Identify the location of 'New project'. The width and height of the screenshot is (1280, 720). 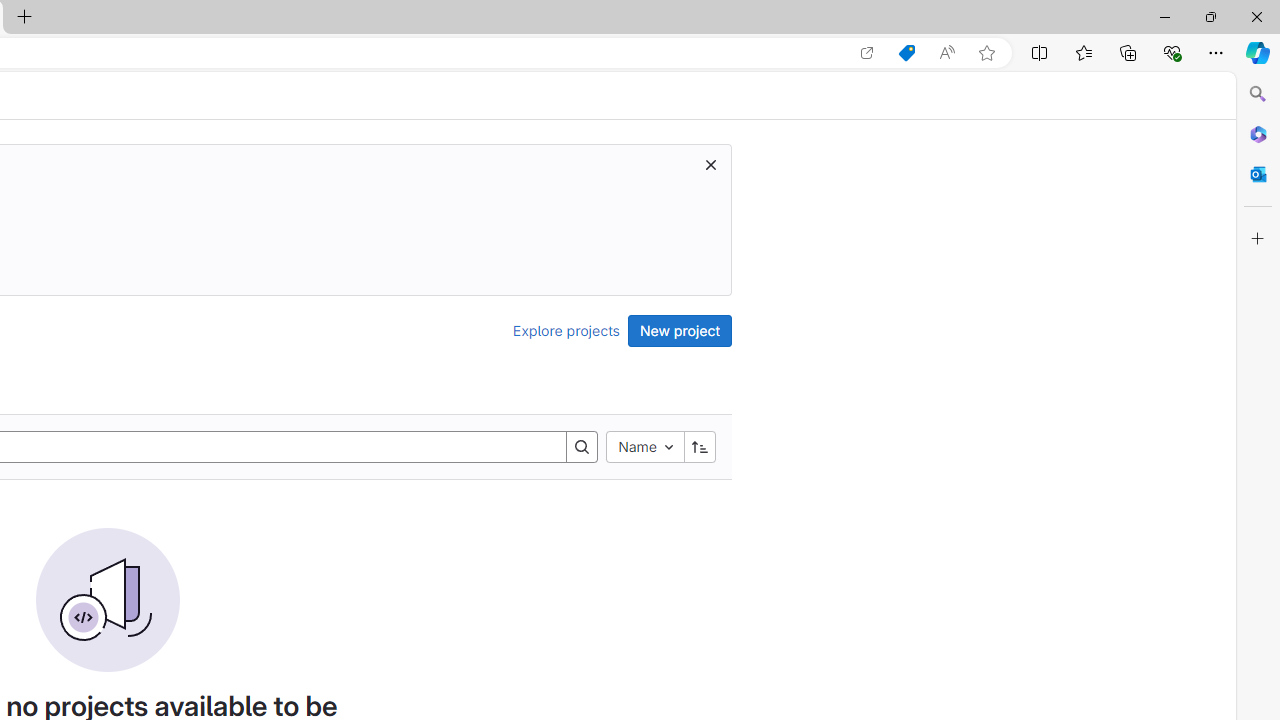
(680, 329).